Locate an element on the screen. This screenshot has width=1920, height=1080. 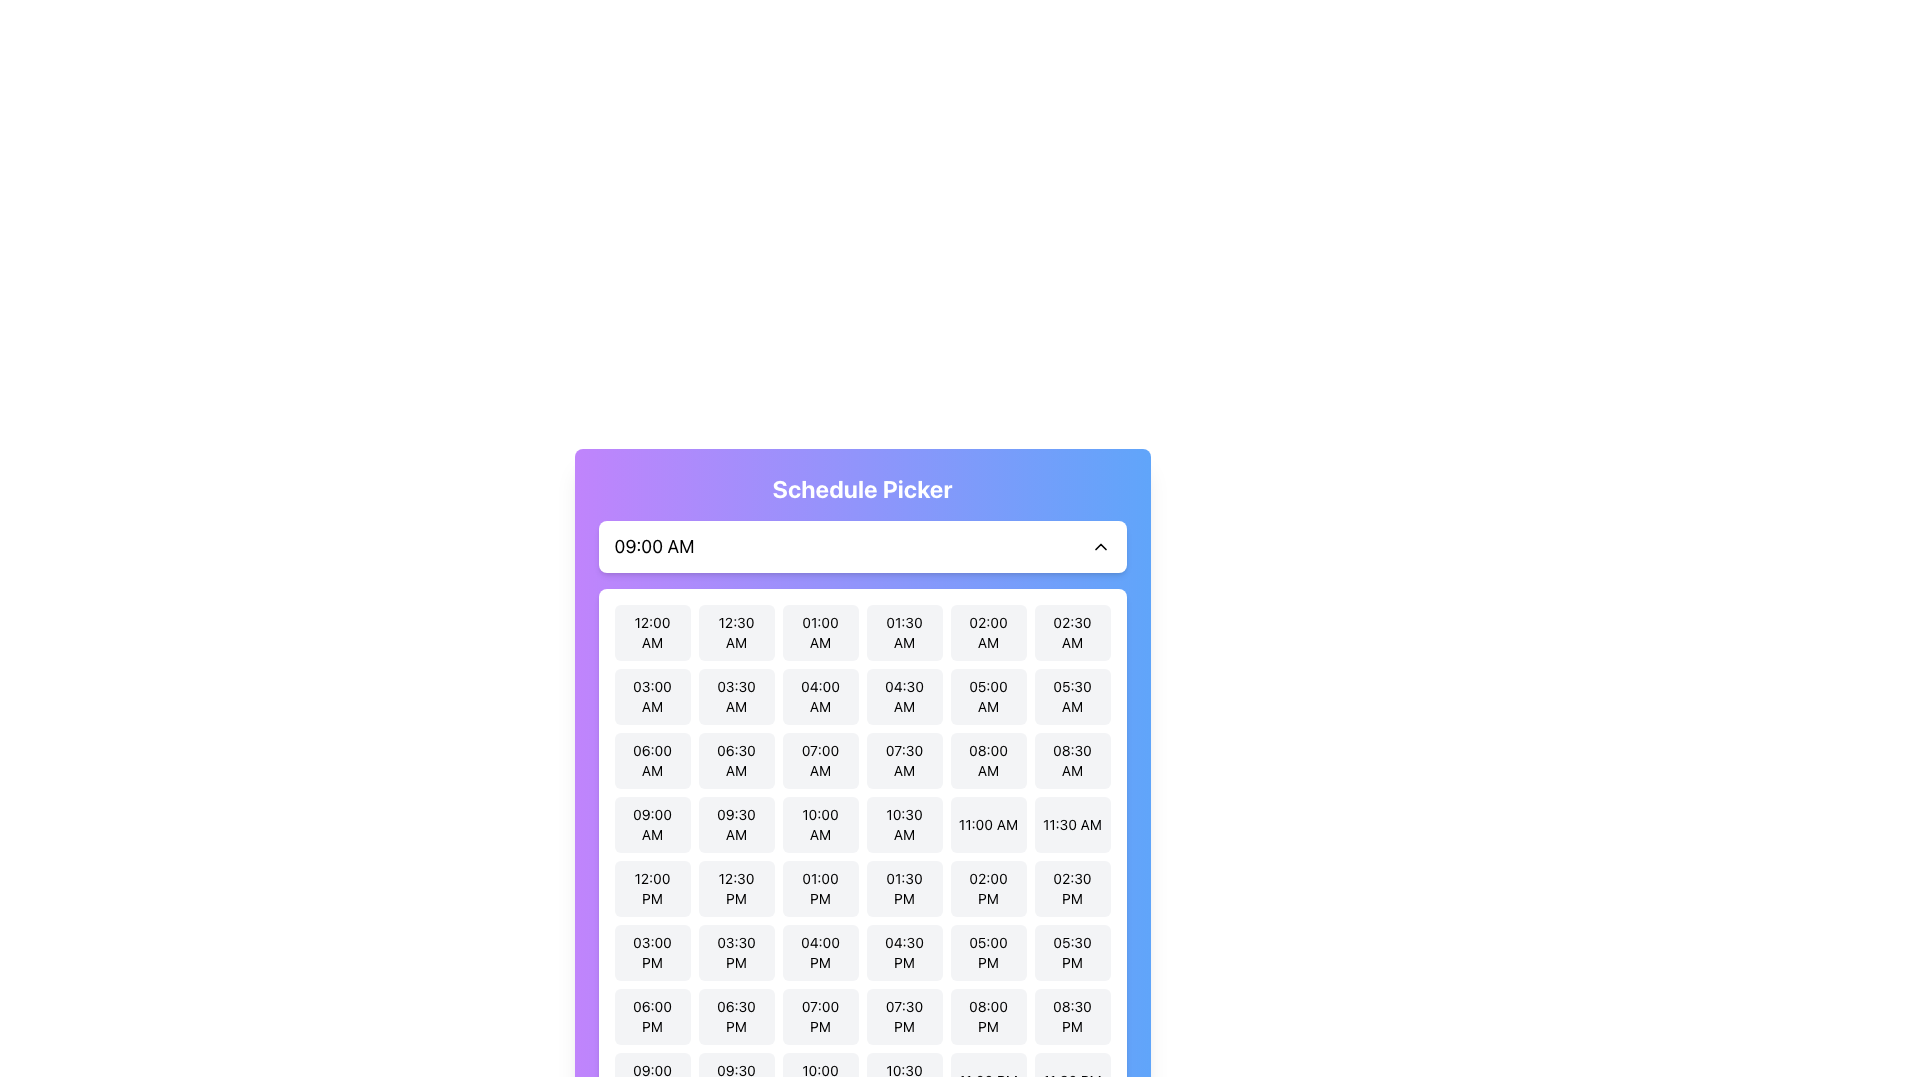
the '05:00 AM' time slot button located in the second row and fifth column of the 'Schedule Picker' grid is located at coordinates (988, 696).